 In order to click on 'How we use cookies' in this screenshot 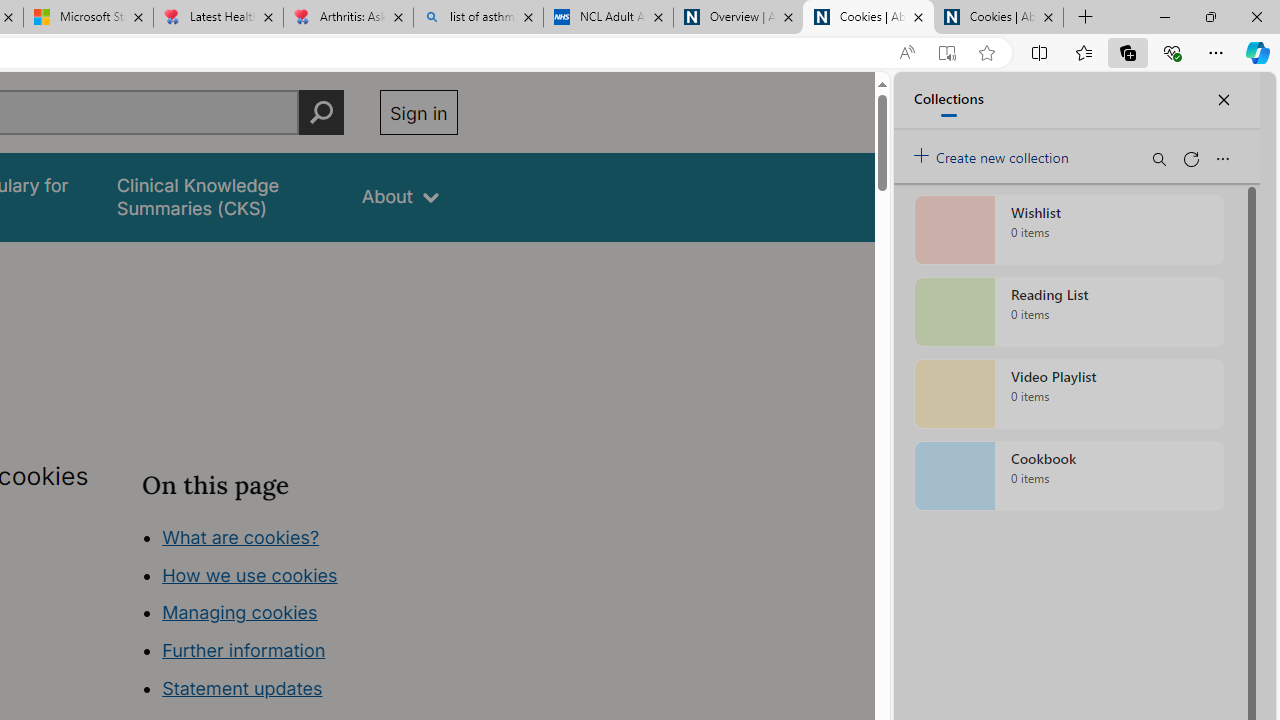, I will do `click(249, 574)`.